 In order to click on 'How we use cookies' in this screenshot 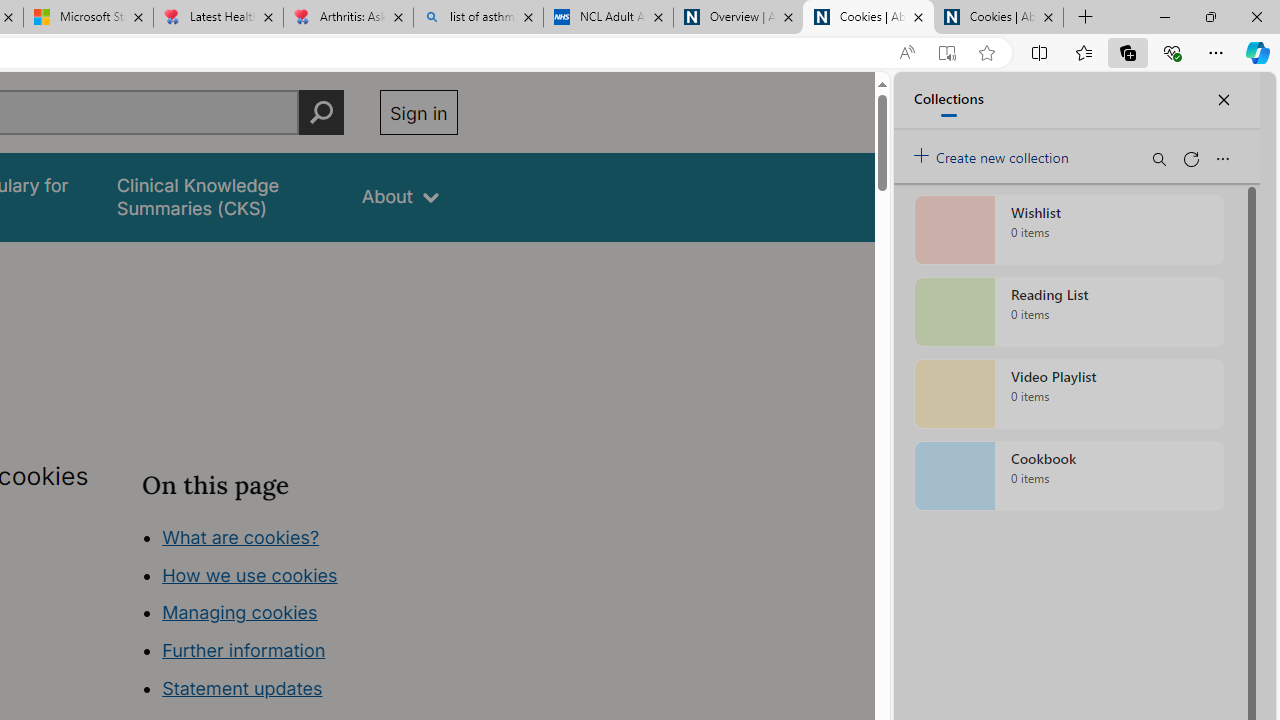, I will do `click(249, 574)`.